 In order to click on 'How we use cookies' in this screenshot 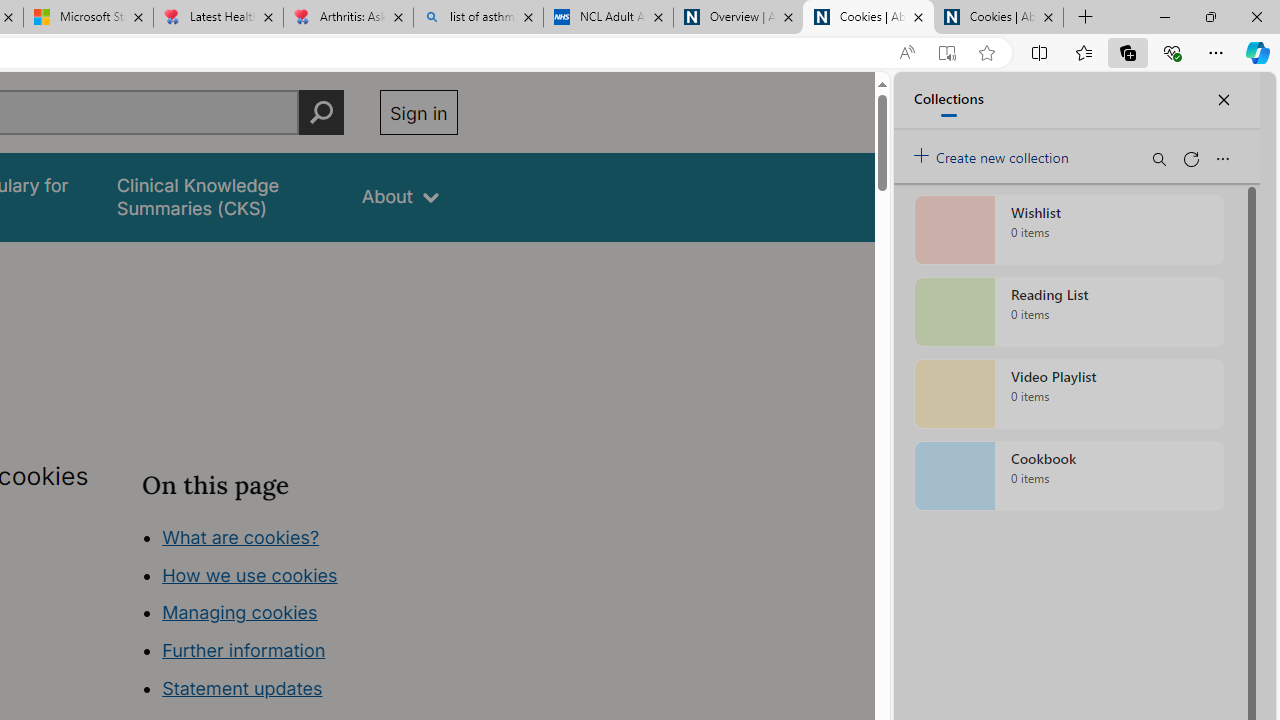, I will do `click(249, 574)`.